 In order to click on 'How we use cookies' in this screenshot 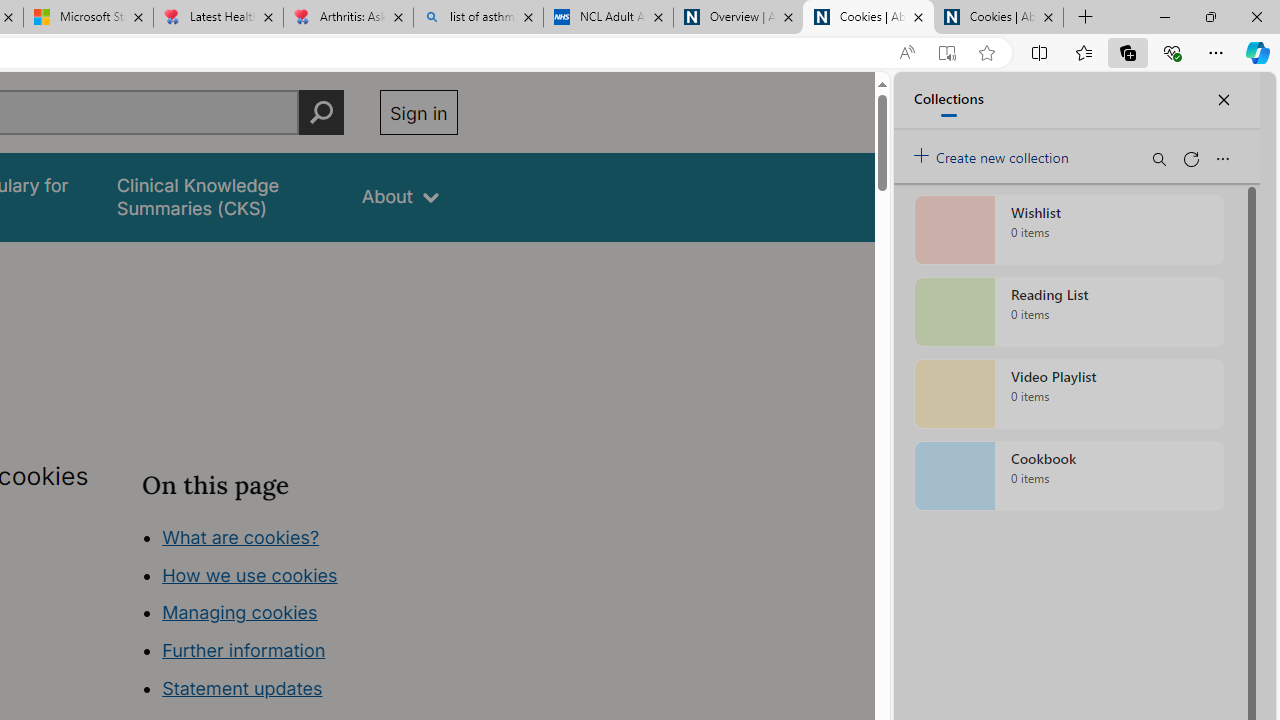, I will do `click(249, 574)`.